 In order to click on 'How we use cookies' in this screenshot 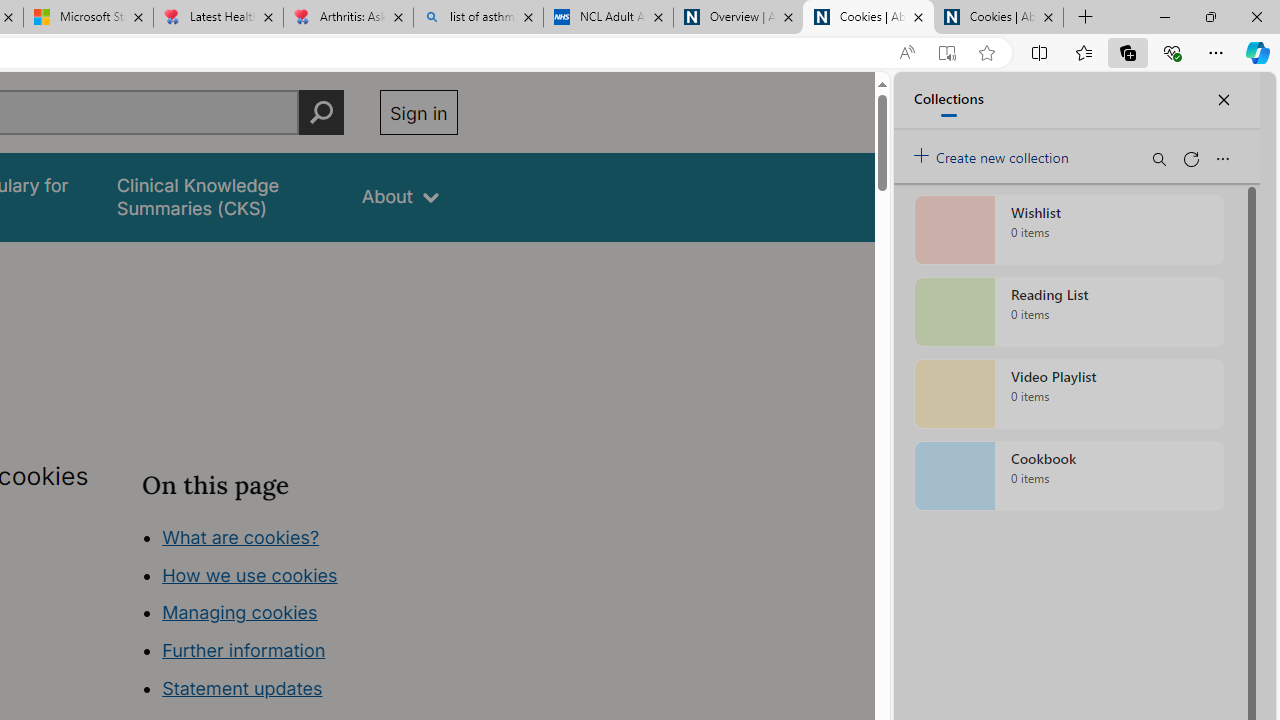, I will do `click(249, 574)`.